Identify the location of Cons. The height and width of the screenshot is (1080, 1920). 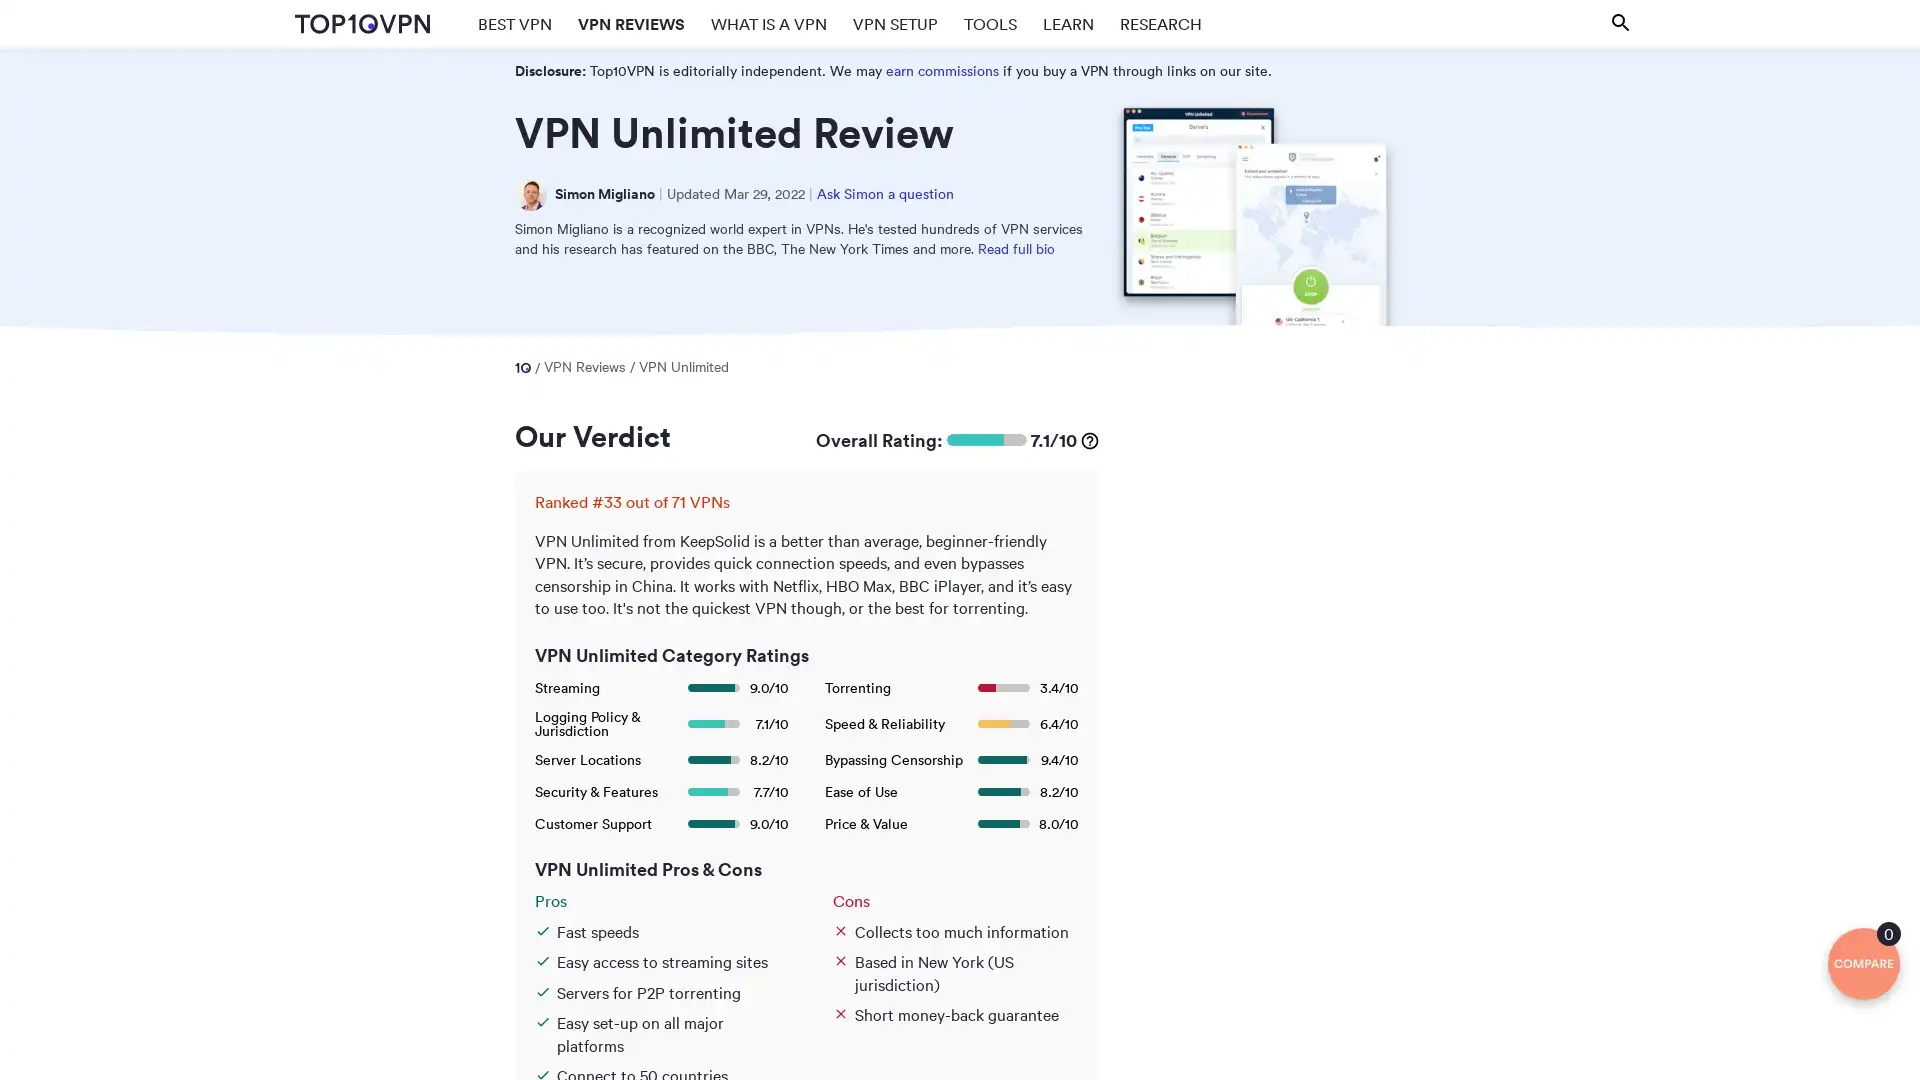
(954, 898).